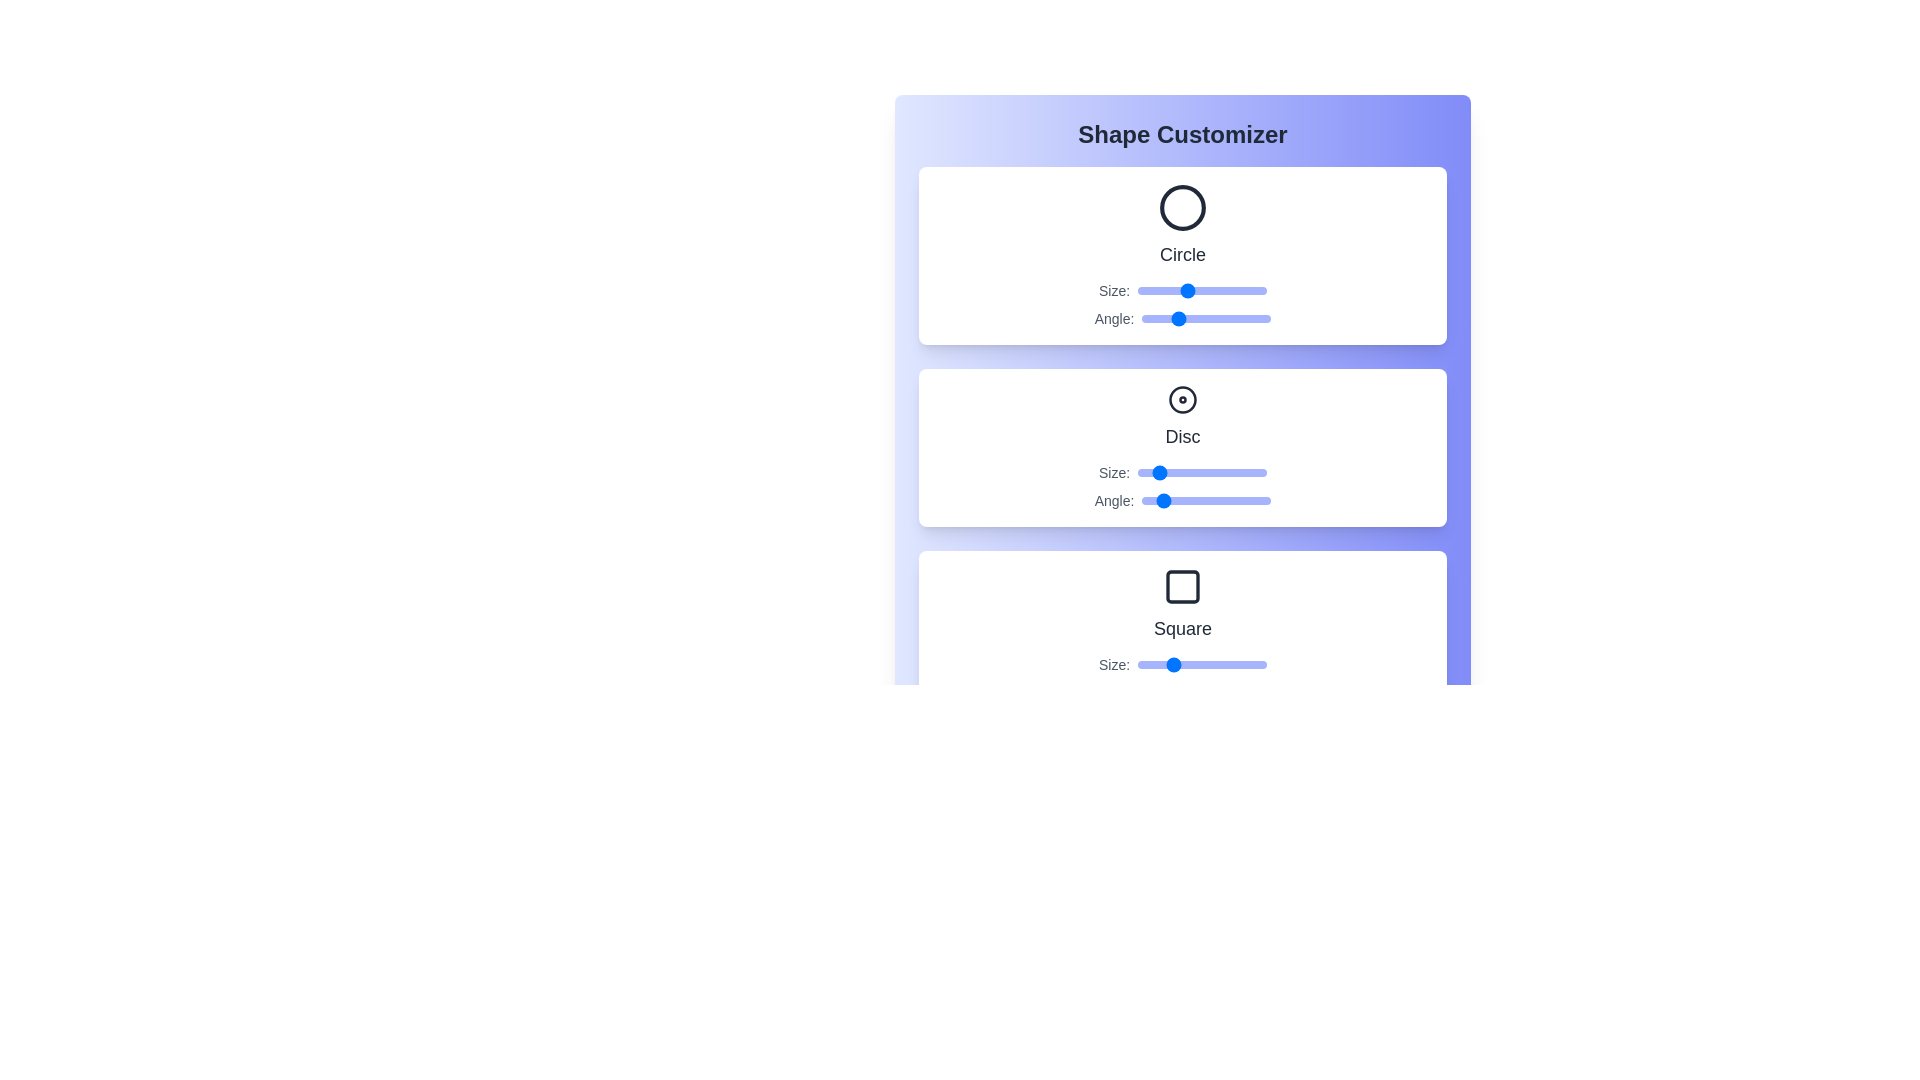 The width and height of the screenshot is (1920, 1080). I want to click on the icon of the shape Circle, so click(1182, 208).